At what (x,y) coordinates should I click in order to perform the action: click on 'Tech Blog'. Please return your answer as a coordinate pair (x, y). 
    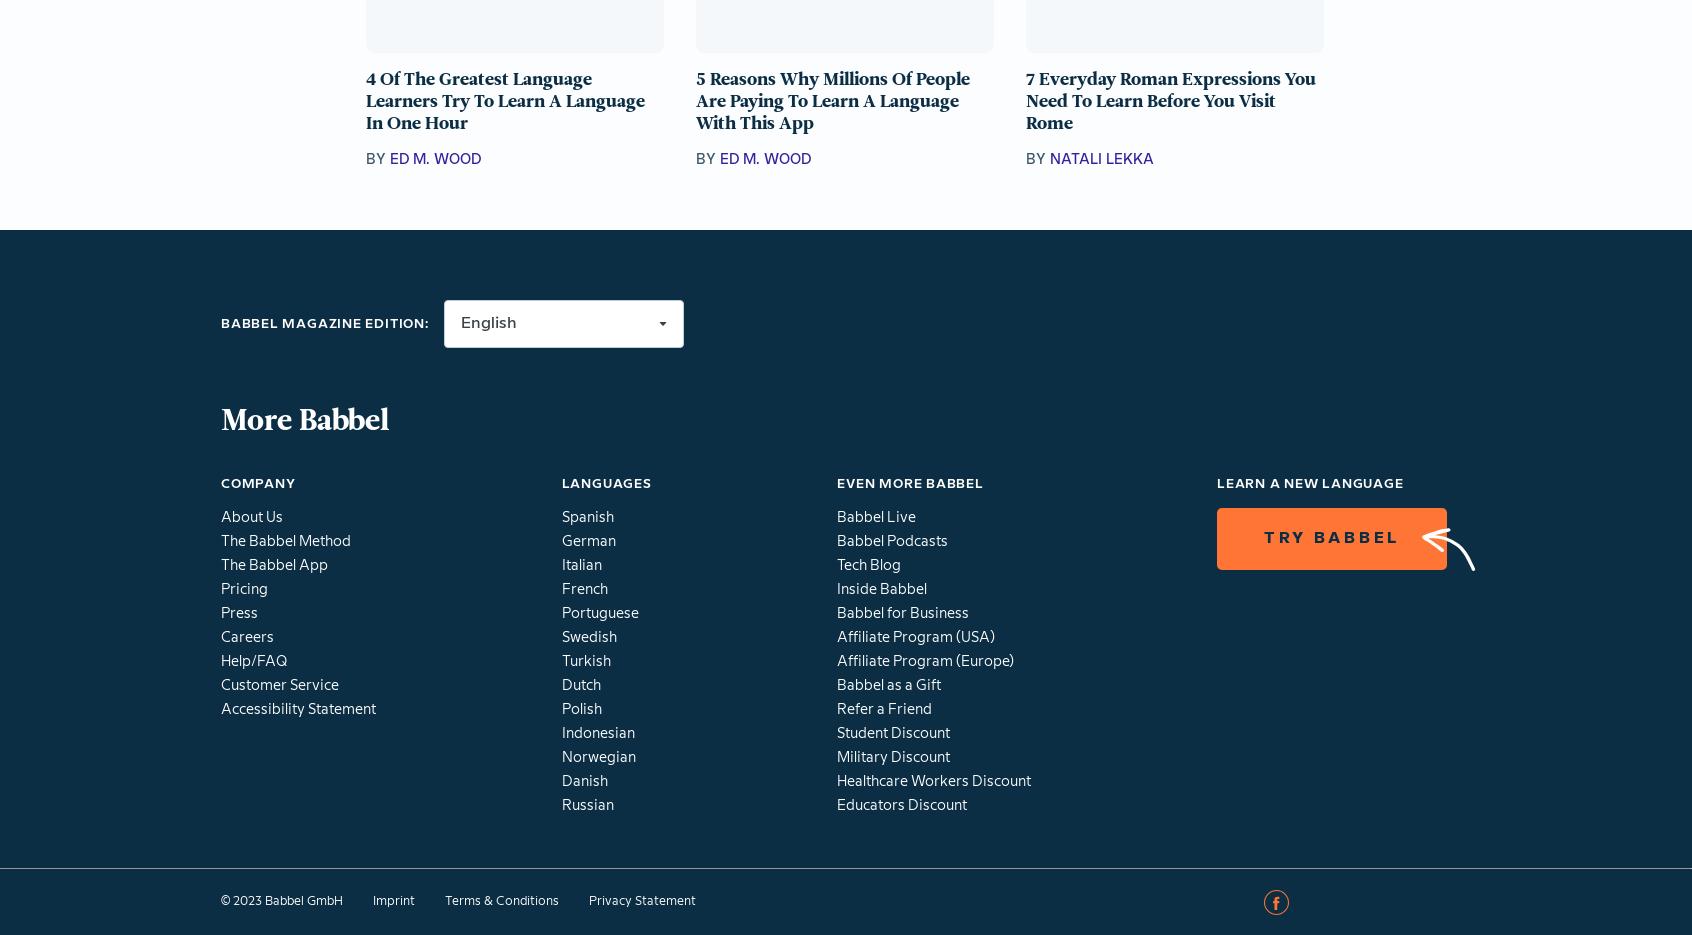
    Looking at the image, I should click on (837, 565).